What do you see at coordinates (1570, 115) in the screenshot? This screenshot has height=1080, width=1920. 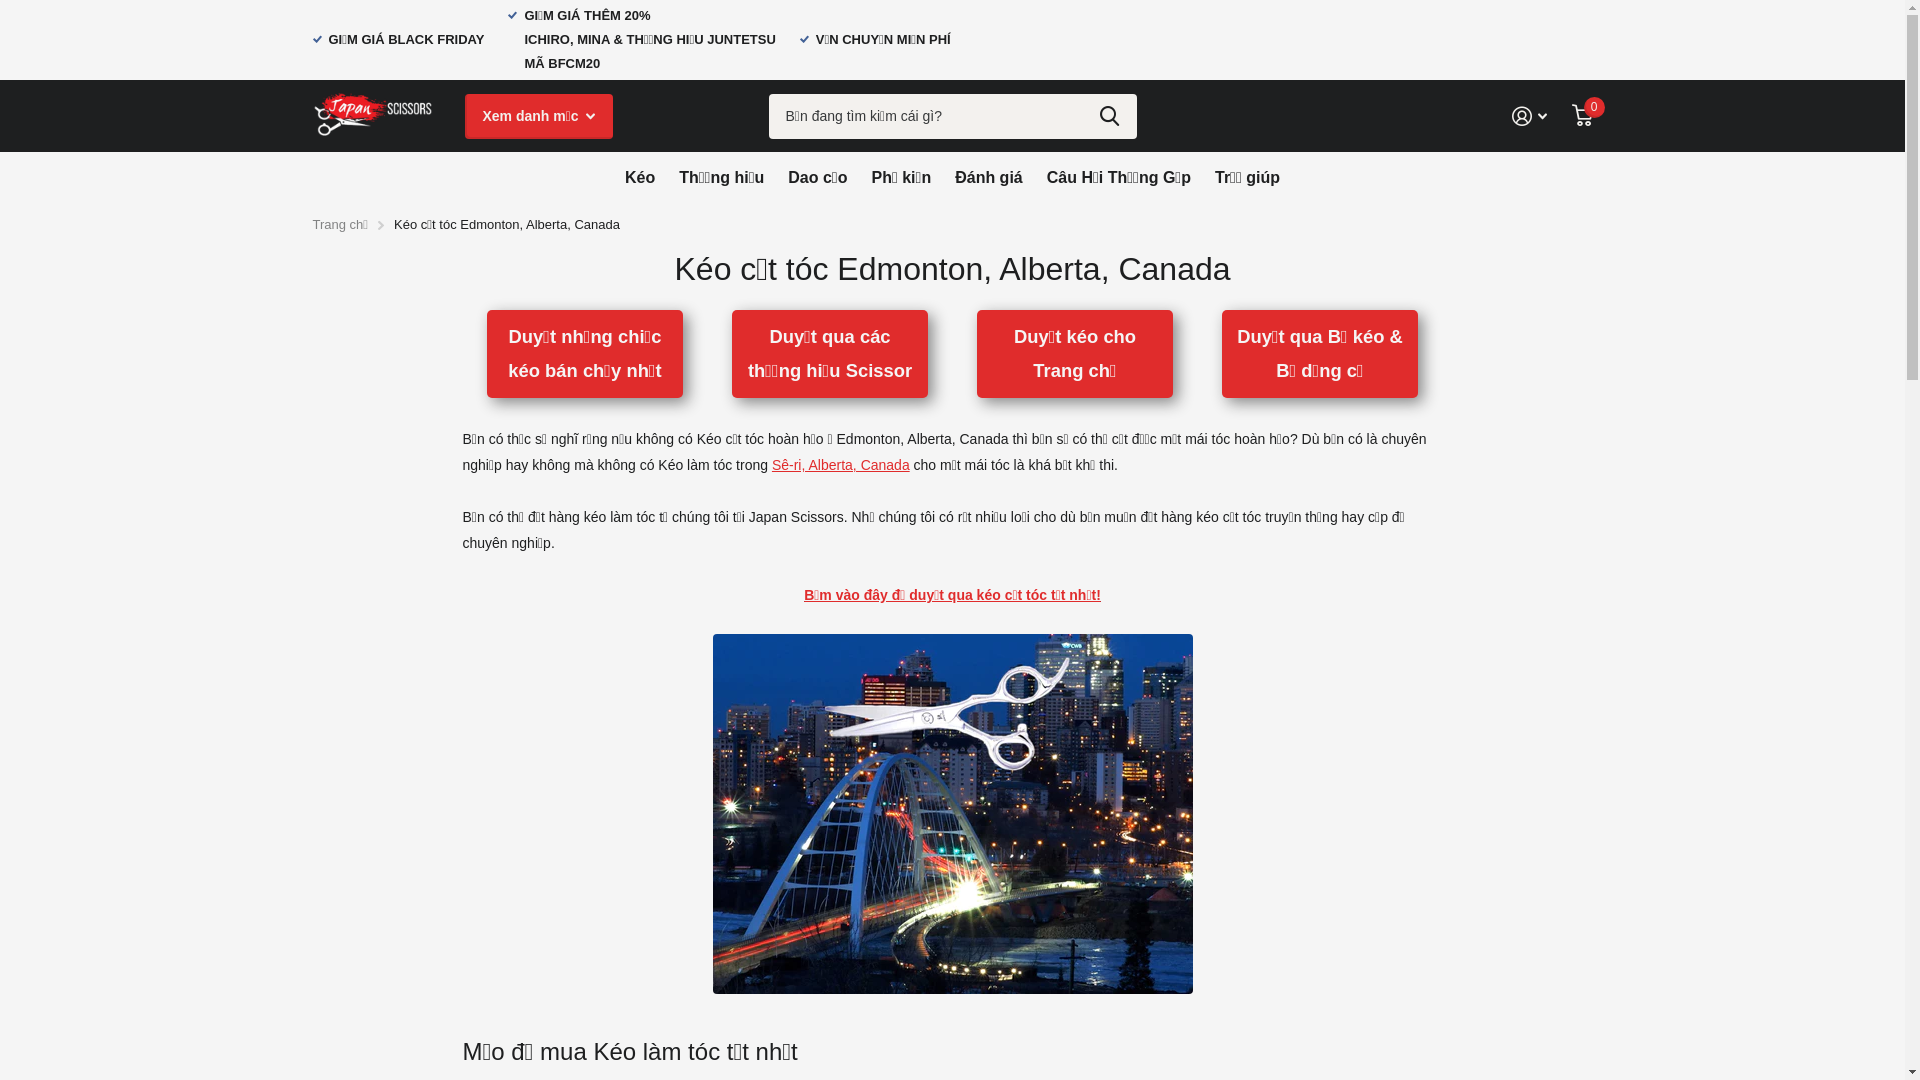 I see `'0'` at bounding box center [1570, 115].